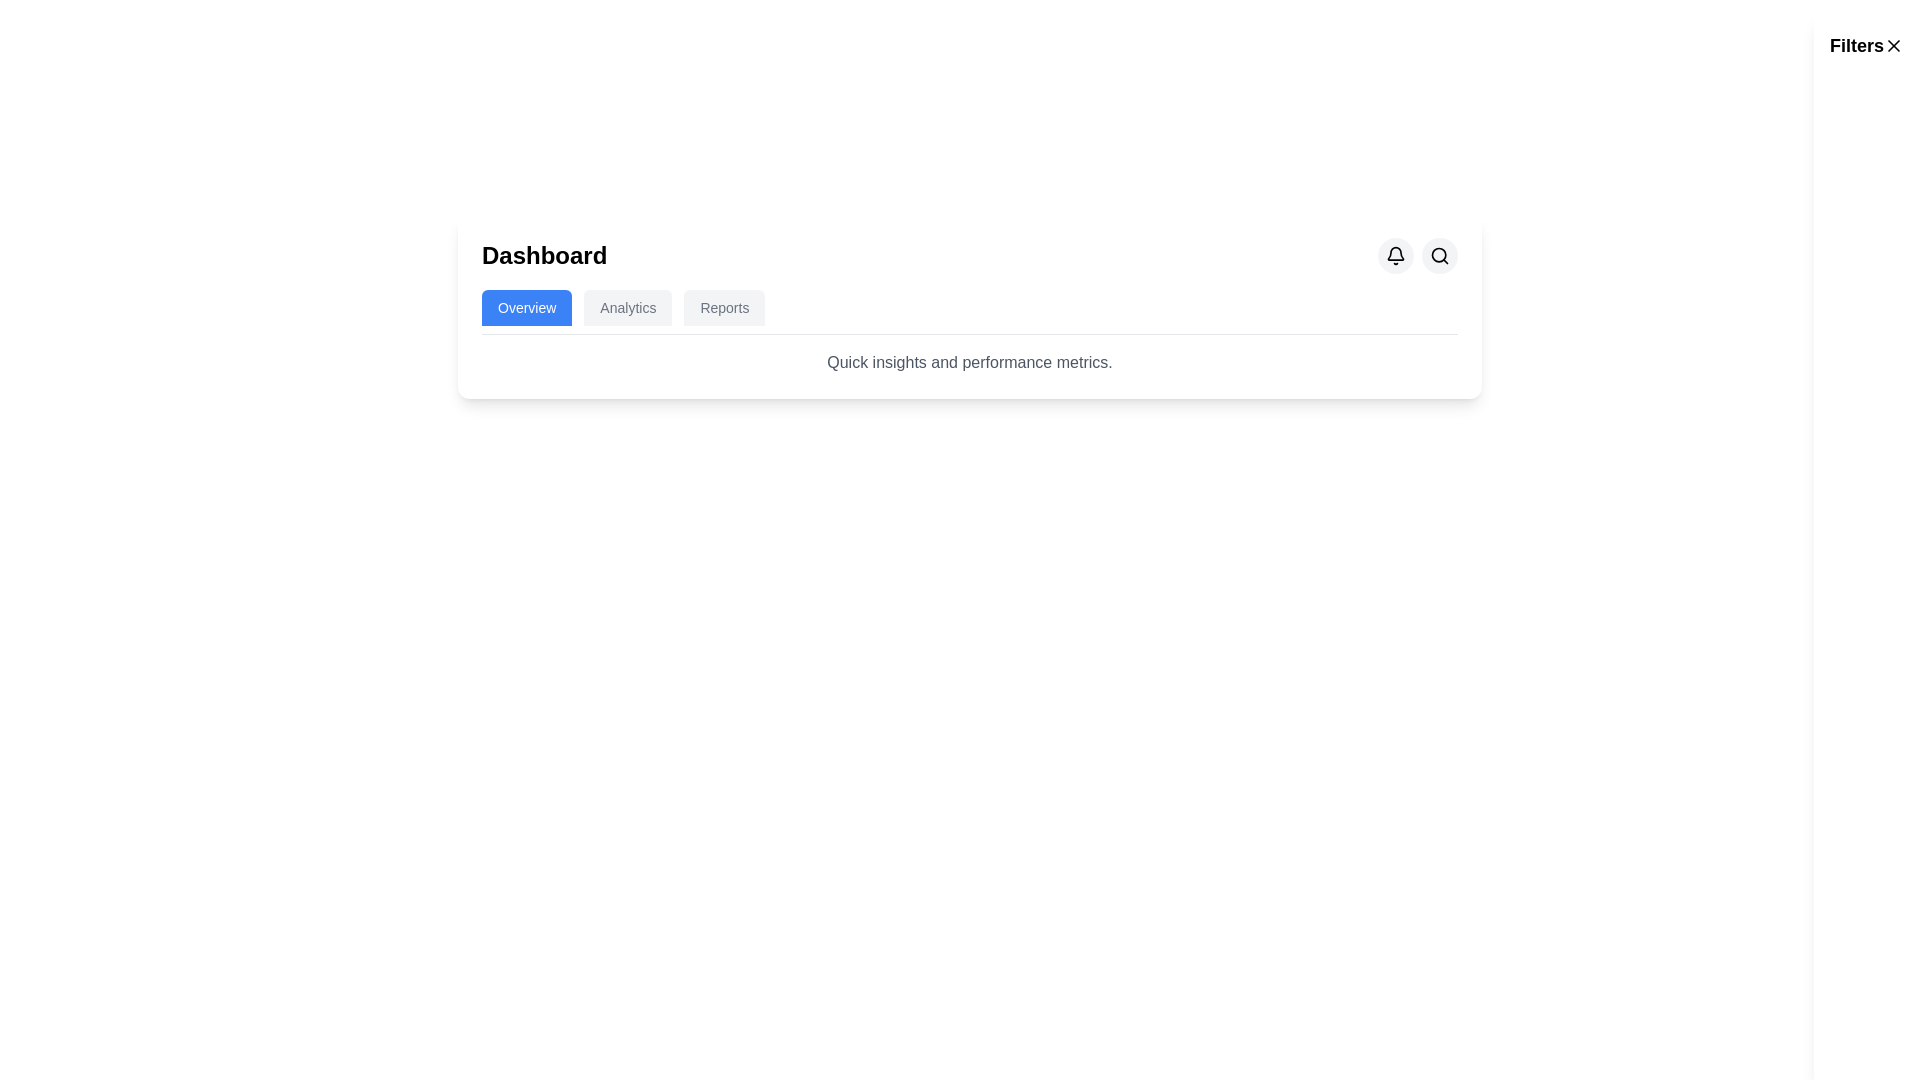  What do you see at coordinates (723, 308) in the screenshot?
I see `the 'Reports' tab, which is a rounded rectangular button with a light gray background and gray text, located in the upper-middle of the interface` at bounding box center [723, 308].